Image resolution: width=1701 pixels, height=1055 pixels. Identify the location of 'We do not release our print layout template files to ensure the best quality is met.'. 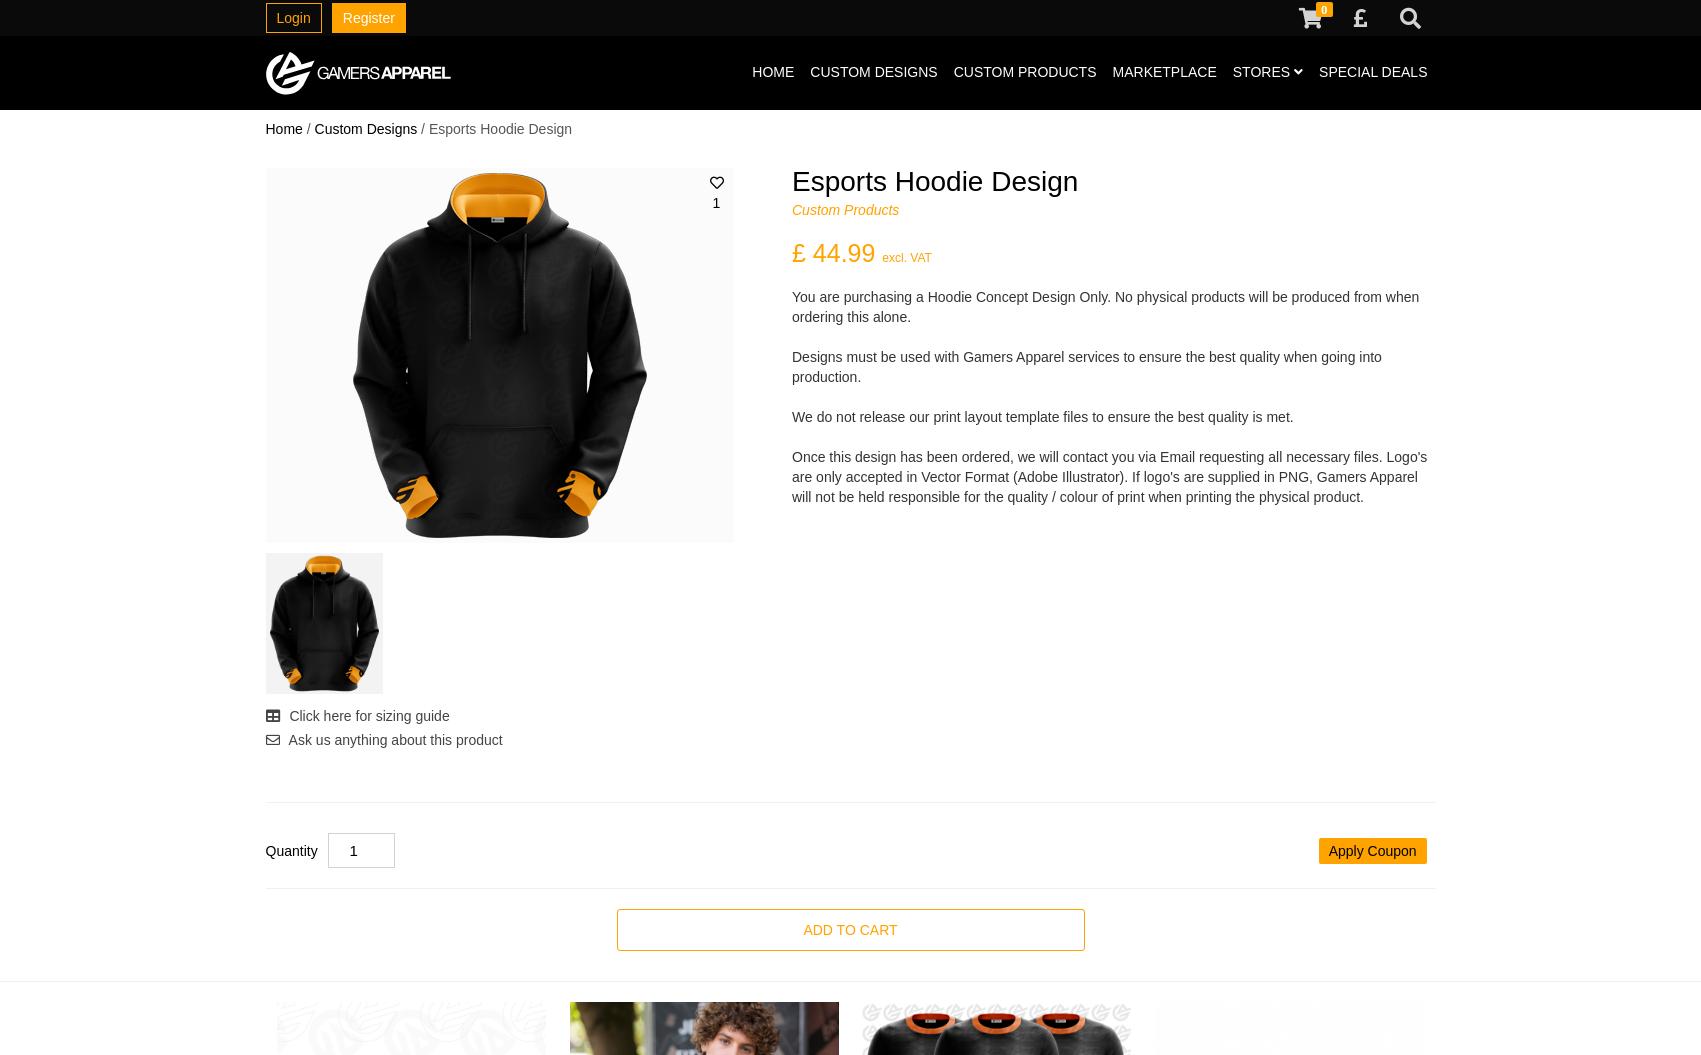
(1042, 416).